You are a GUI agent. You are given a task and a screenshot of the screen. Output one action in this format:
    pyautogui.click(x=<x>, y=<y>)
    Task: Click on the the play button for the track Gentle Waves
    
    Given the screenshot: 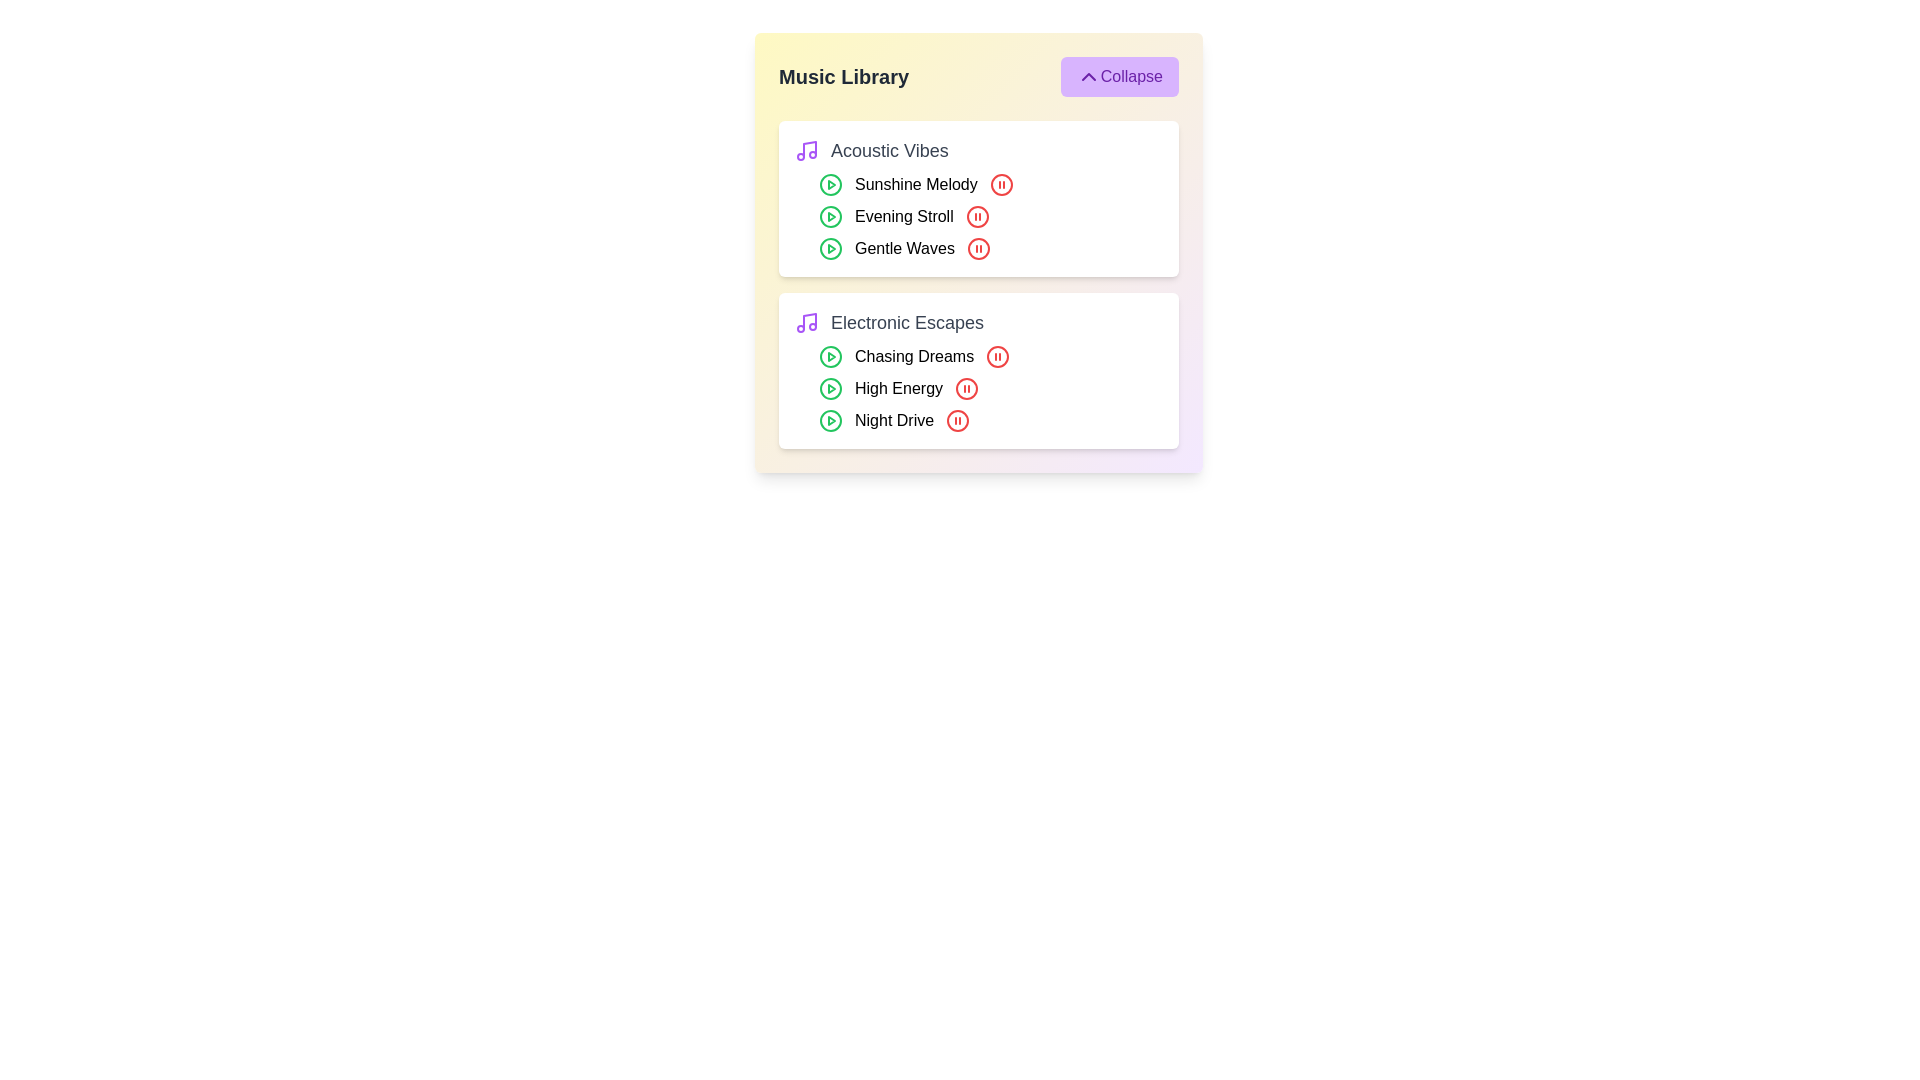 What is the action you would take?
    pyautogui.click(x=830, y=248)
    